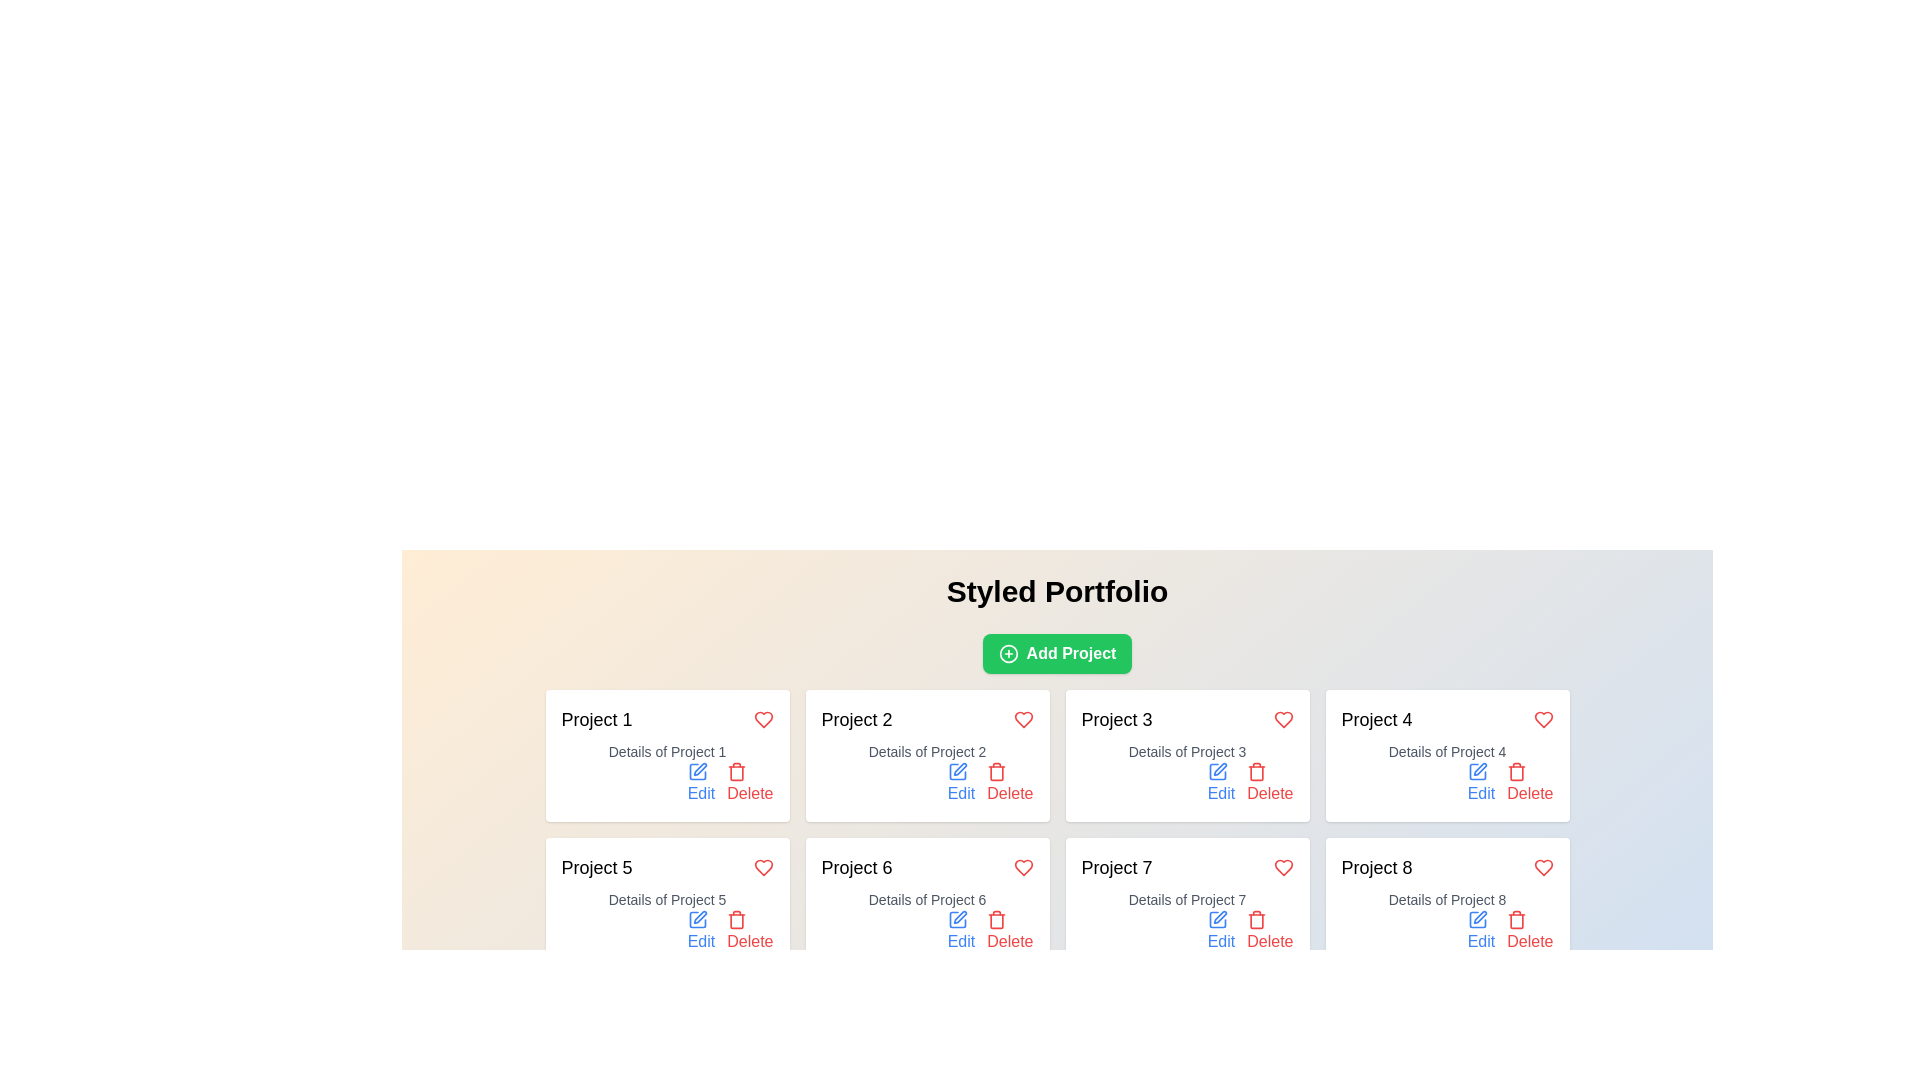  Describe the element at coordinates (1376, 720) in the screenshot. I see `the Text label displaying 'Project 4' located at the top-left corner of the fourth card in the grid layout` at that location.